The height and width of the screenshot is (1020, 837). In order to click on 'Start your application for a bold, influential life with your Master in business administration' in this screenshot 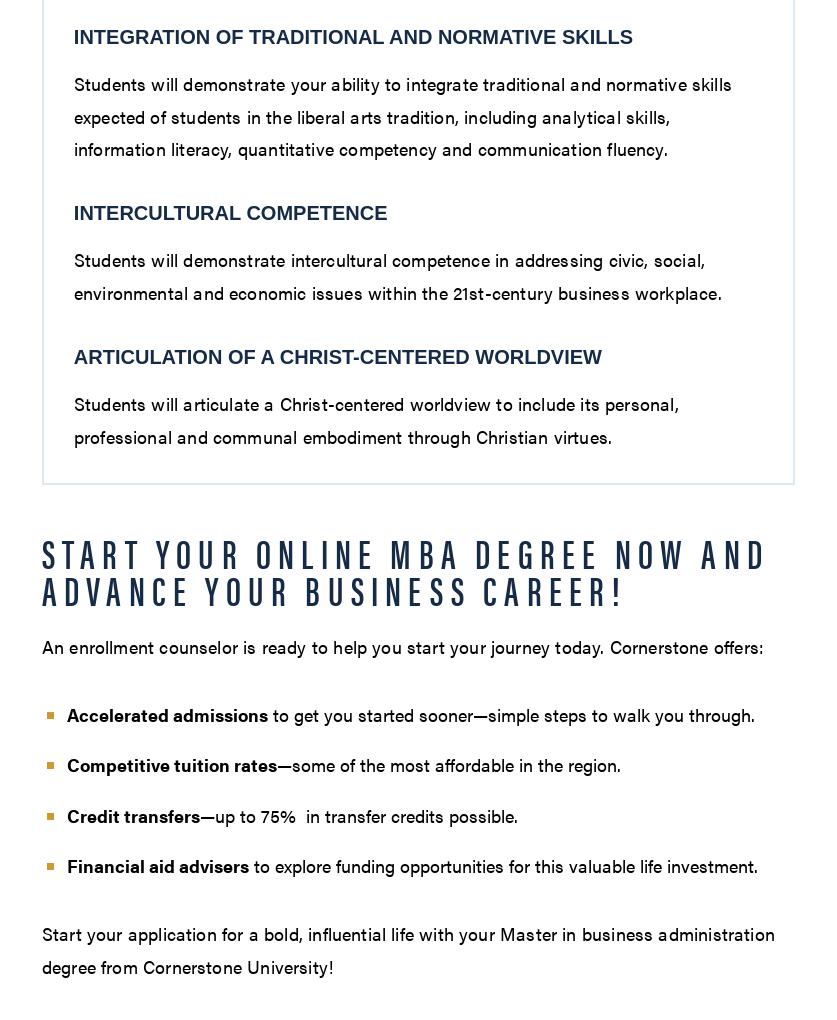, I will do `click(41, 933)`.